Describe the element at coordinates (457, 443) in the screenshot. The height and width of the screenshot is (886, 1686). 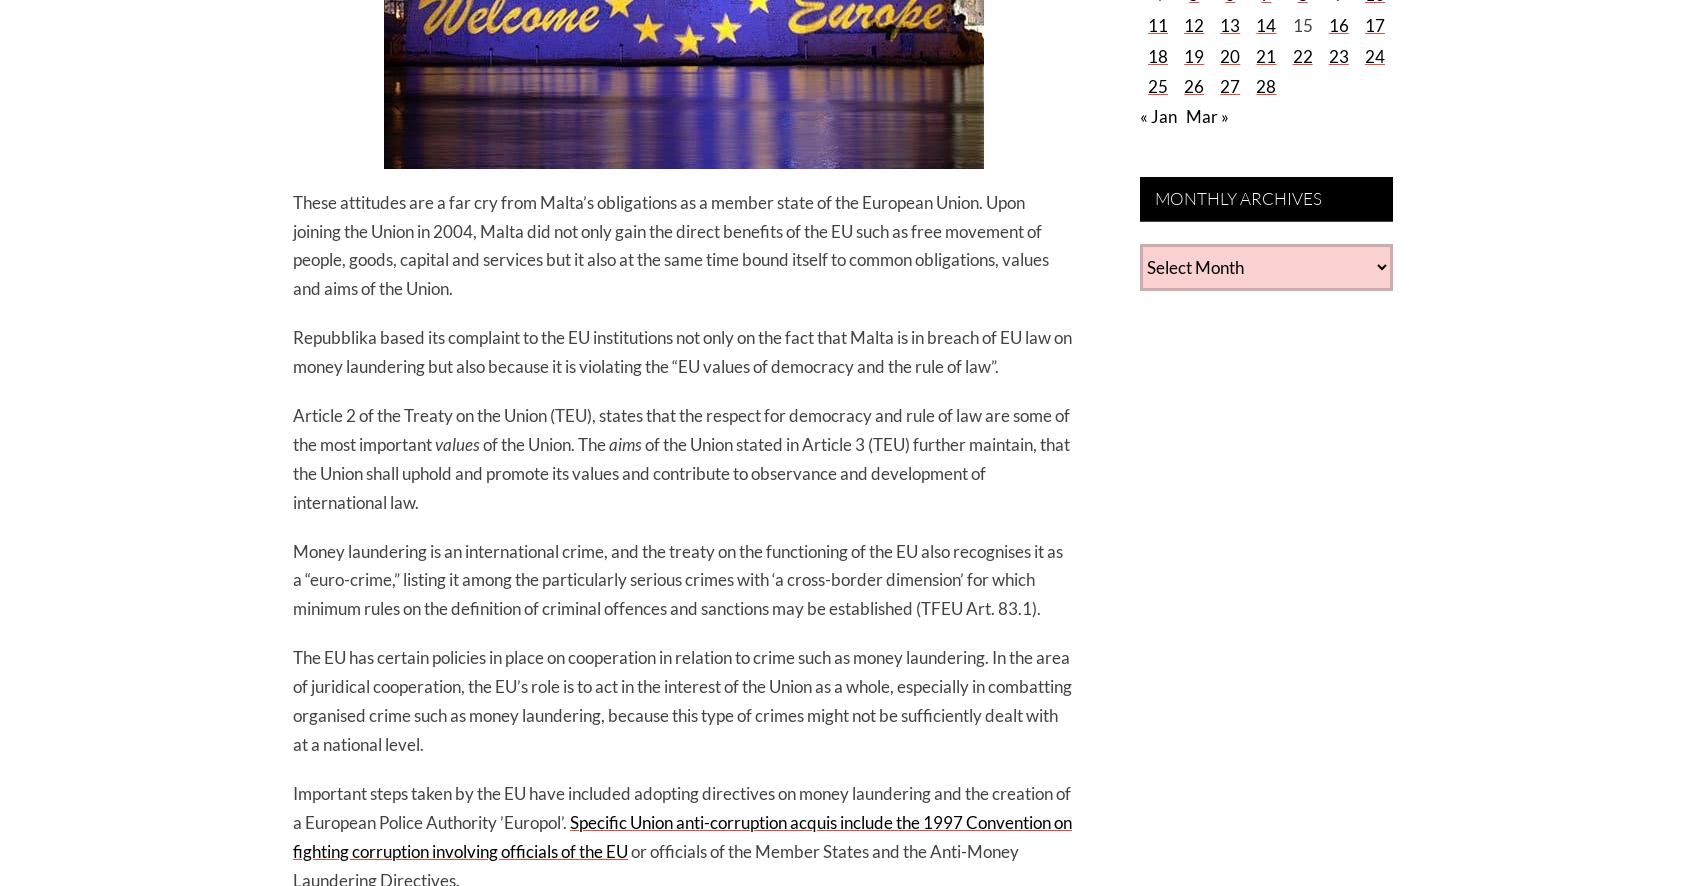
I see `'values'` at that location.